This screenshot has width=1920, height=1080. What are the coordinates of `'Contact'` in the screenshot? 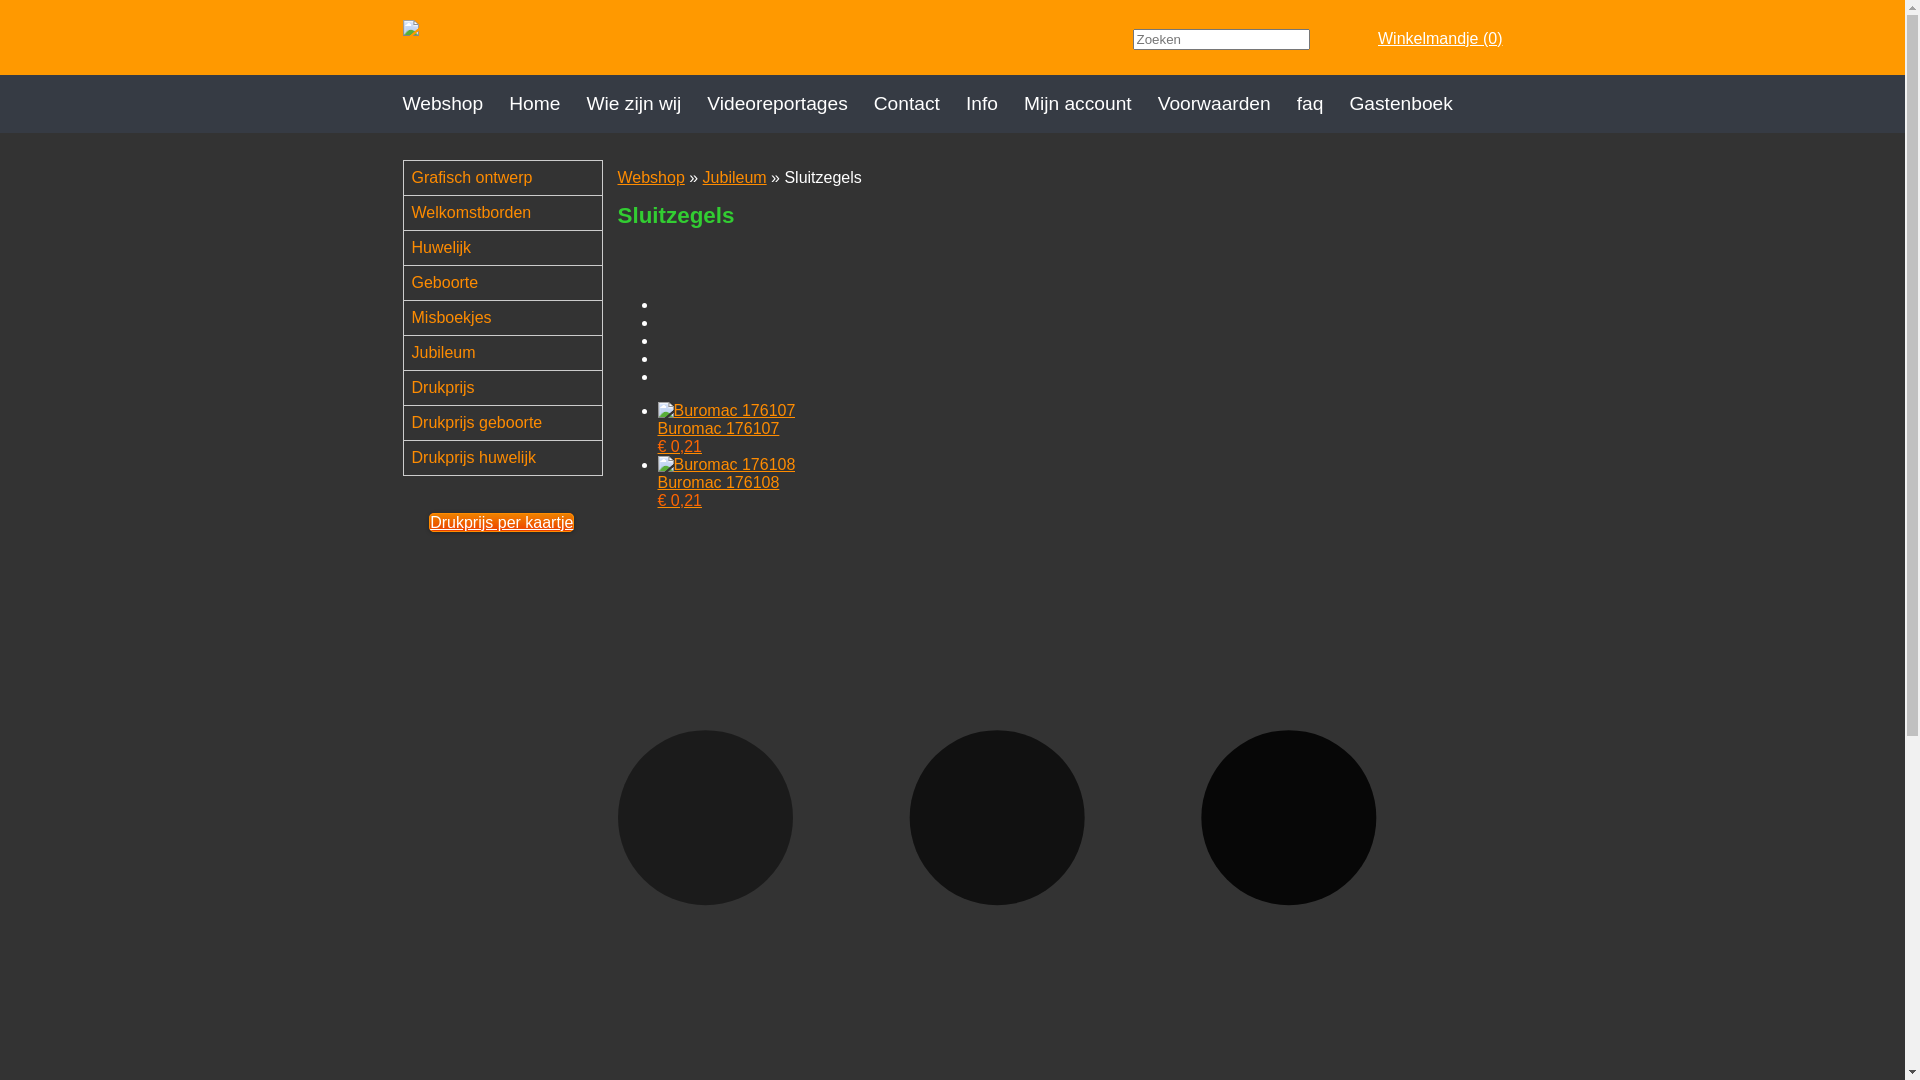 It's located at (919, 104).